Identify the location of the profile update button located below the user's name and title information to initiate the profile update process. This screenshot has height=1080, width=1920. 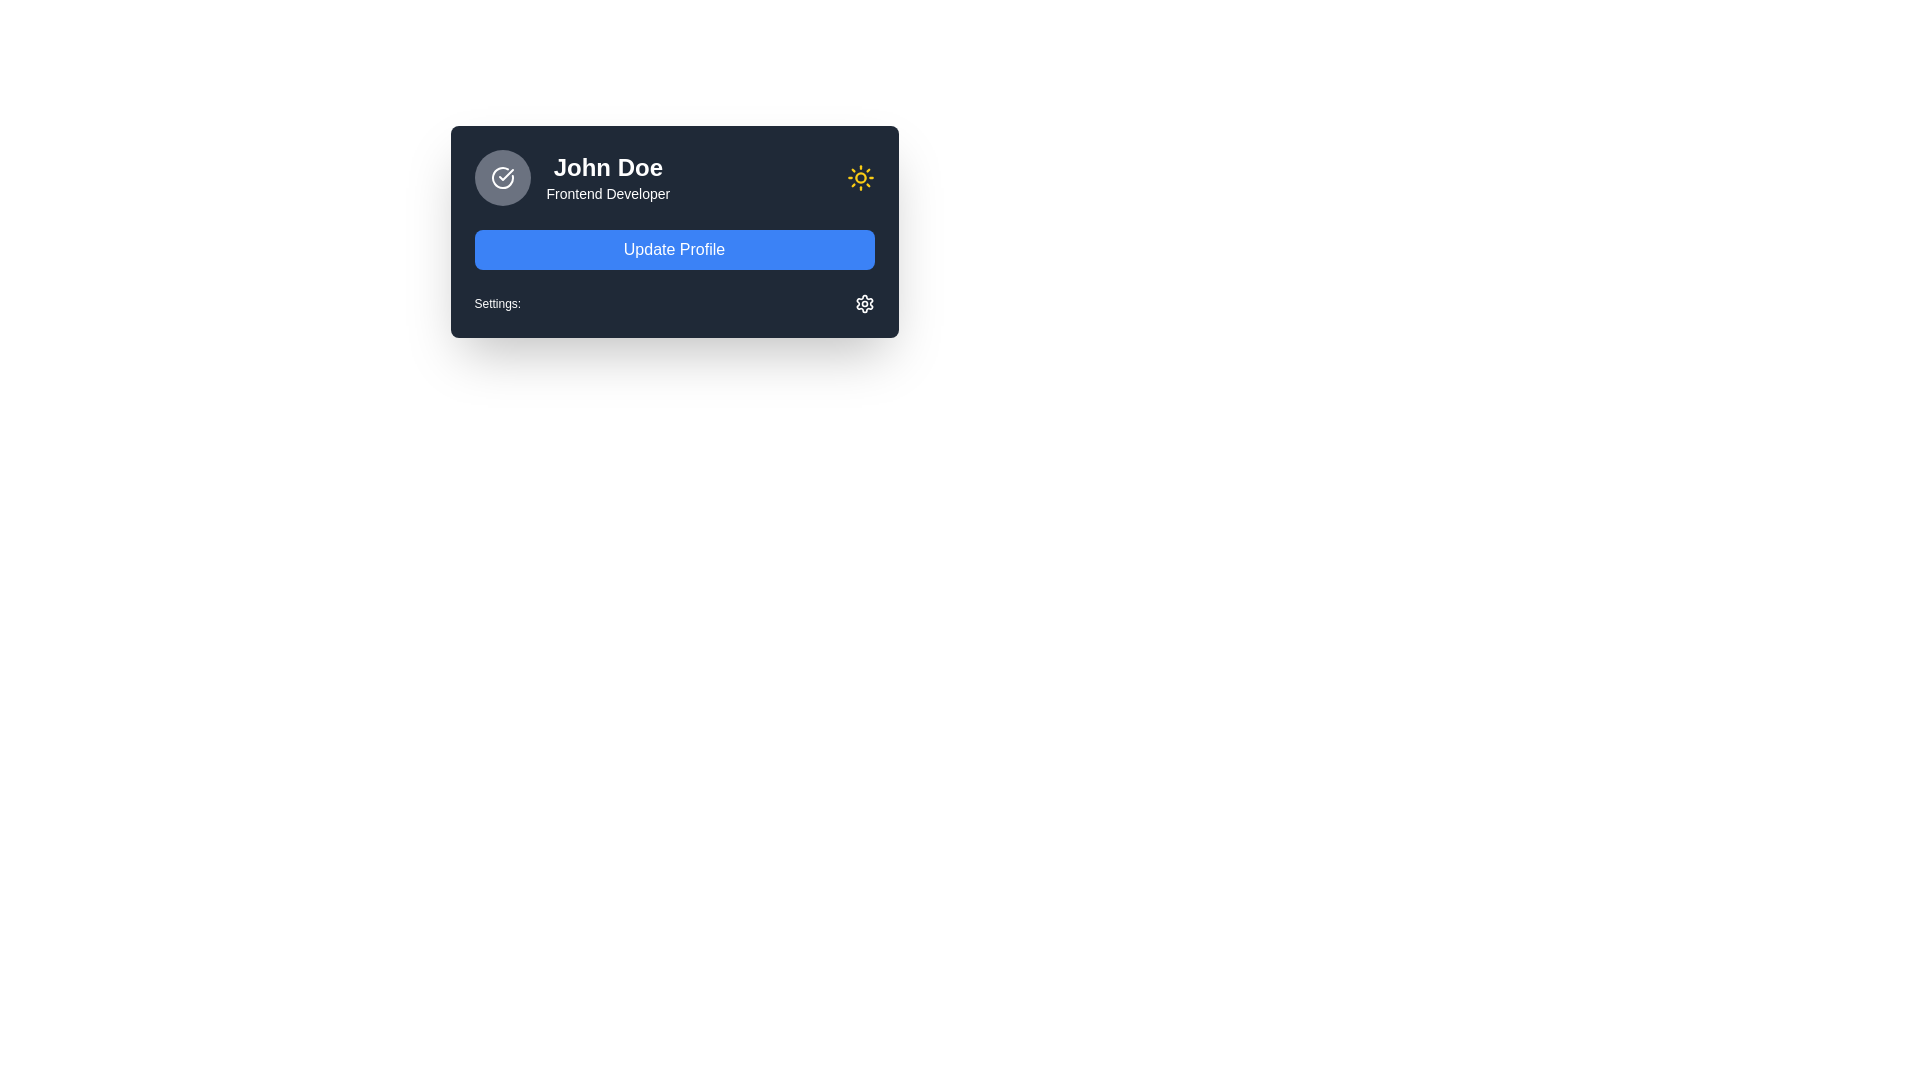
(674, 249).